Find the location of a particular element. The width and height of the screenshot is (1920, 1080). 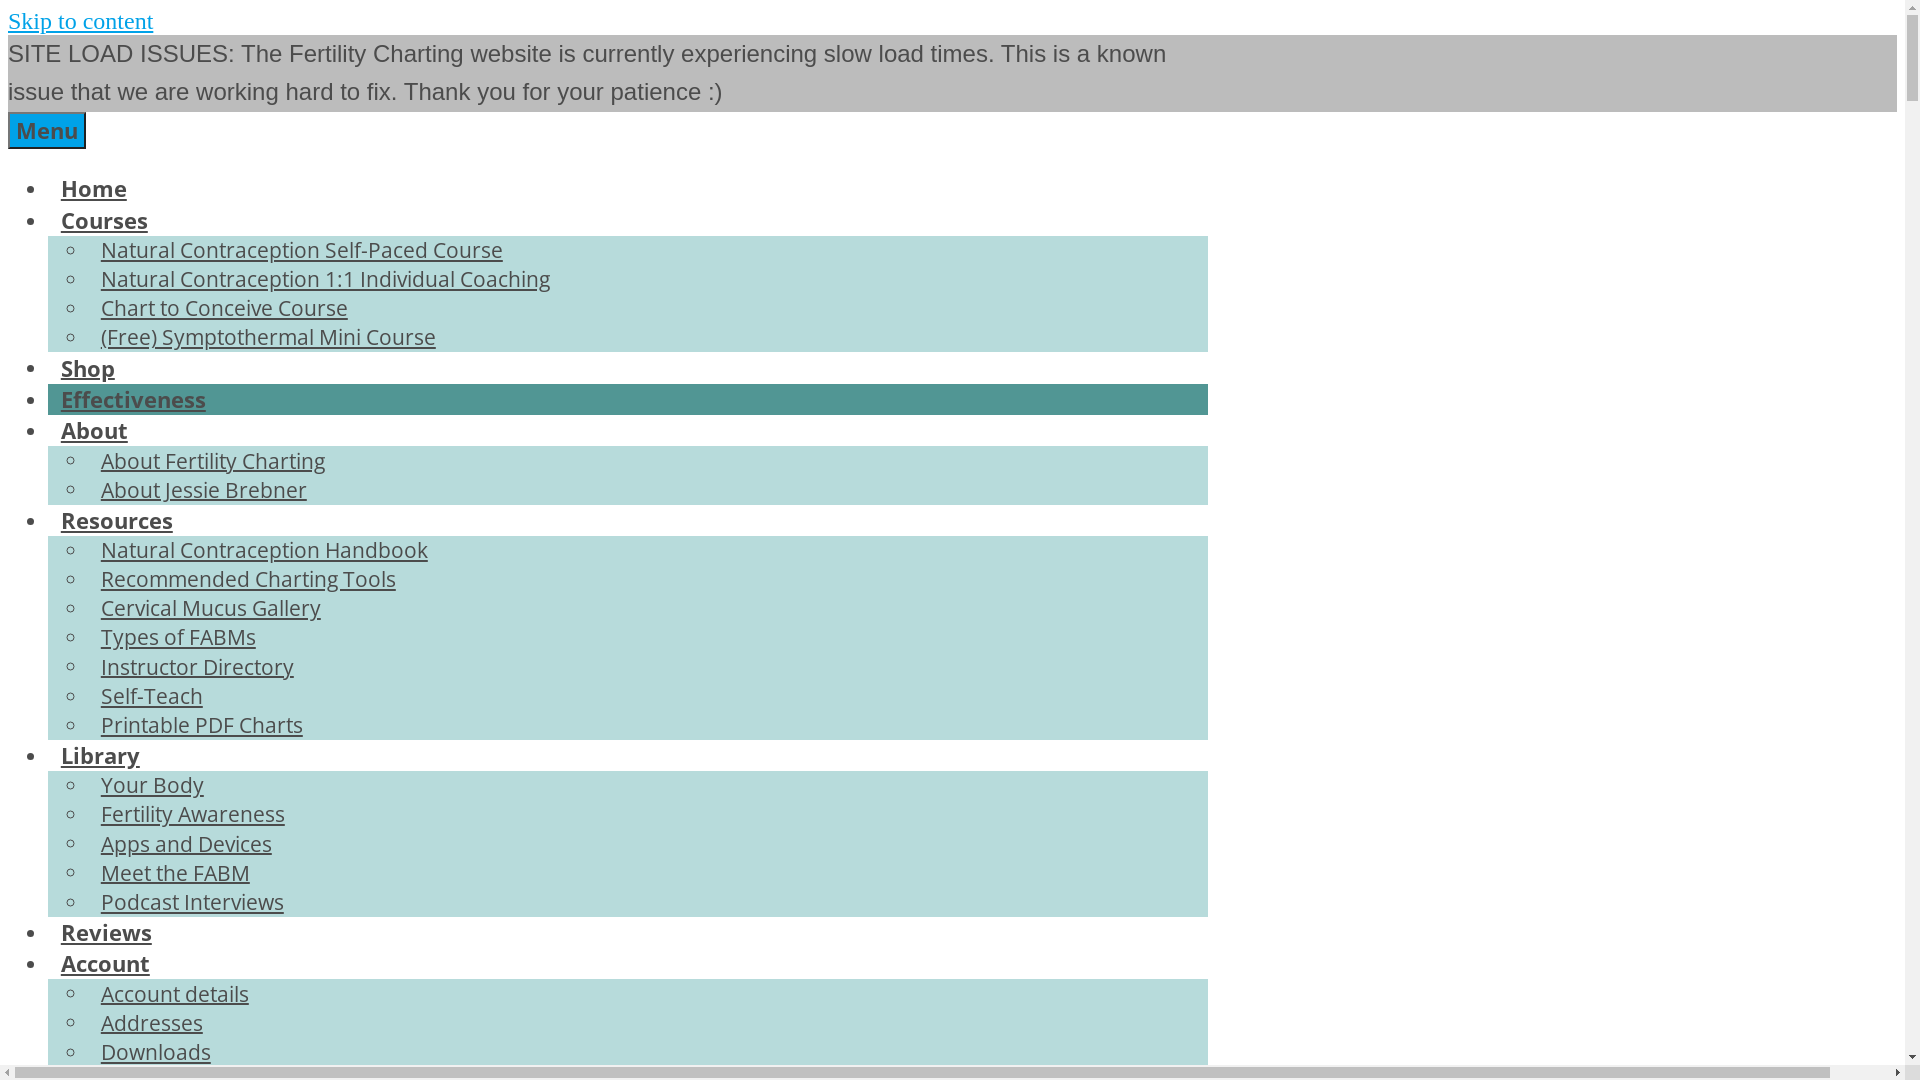

'About' is located at coordinates (93, 429).